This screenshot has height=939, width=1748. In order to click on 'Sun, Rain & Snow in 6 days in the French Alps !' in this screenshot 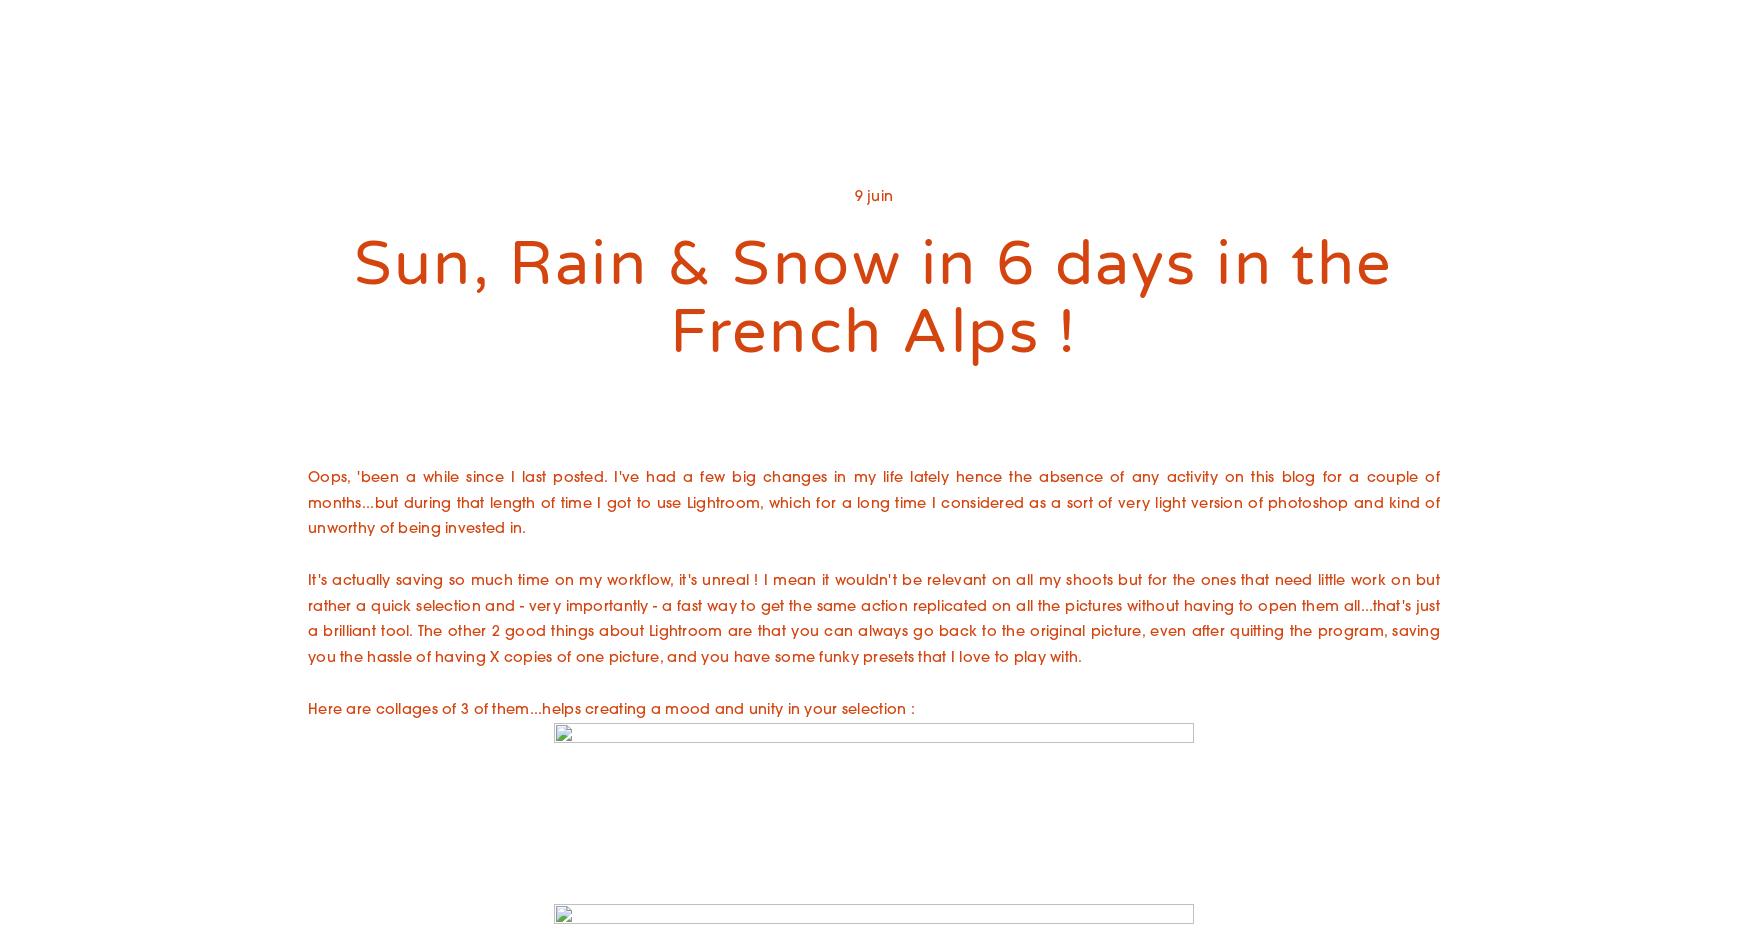, I will do `click(873, 298)`.